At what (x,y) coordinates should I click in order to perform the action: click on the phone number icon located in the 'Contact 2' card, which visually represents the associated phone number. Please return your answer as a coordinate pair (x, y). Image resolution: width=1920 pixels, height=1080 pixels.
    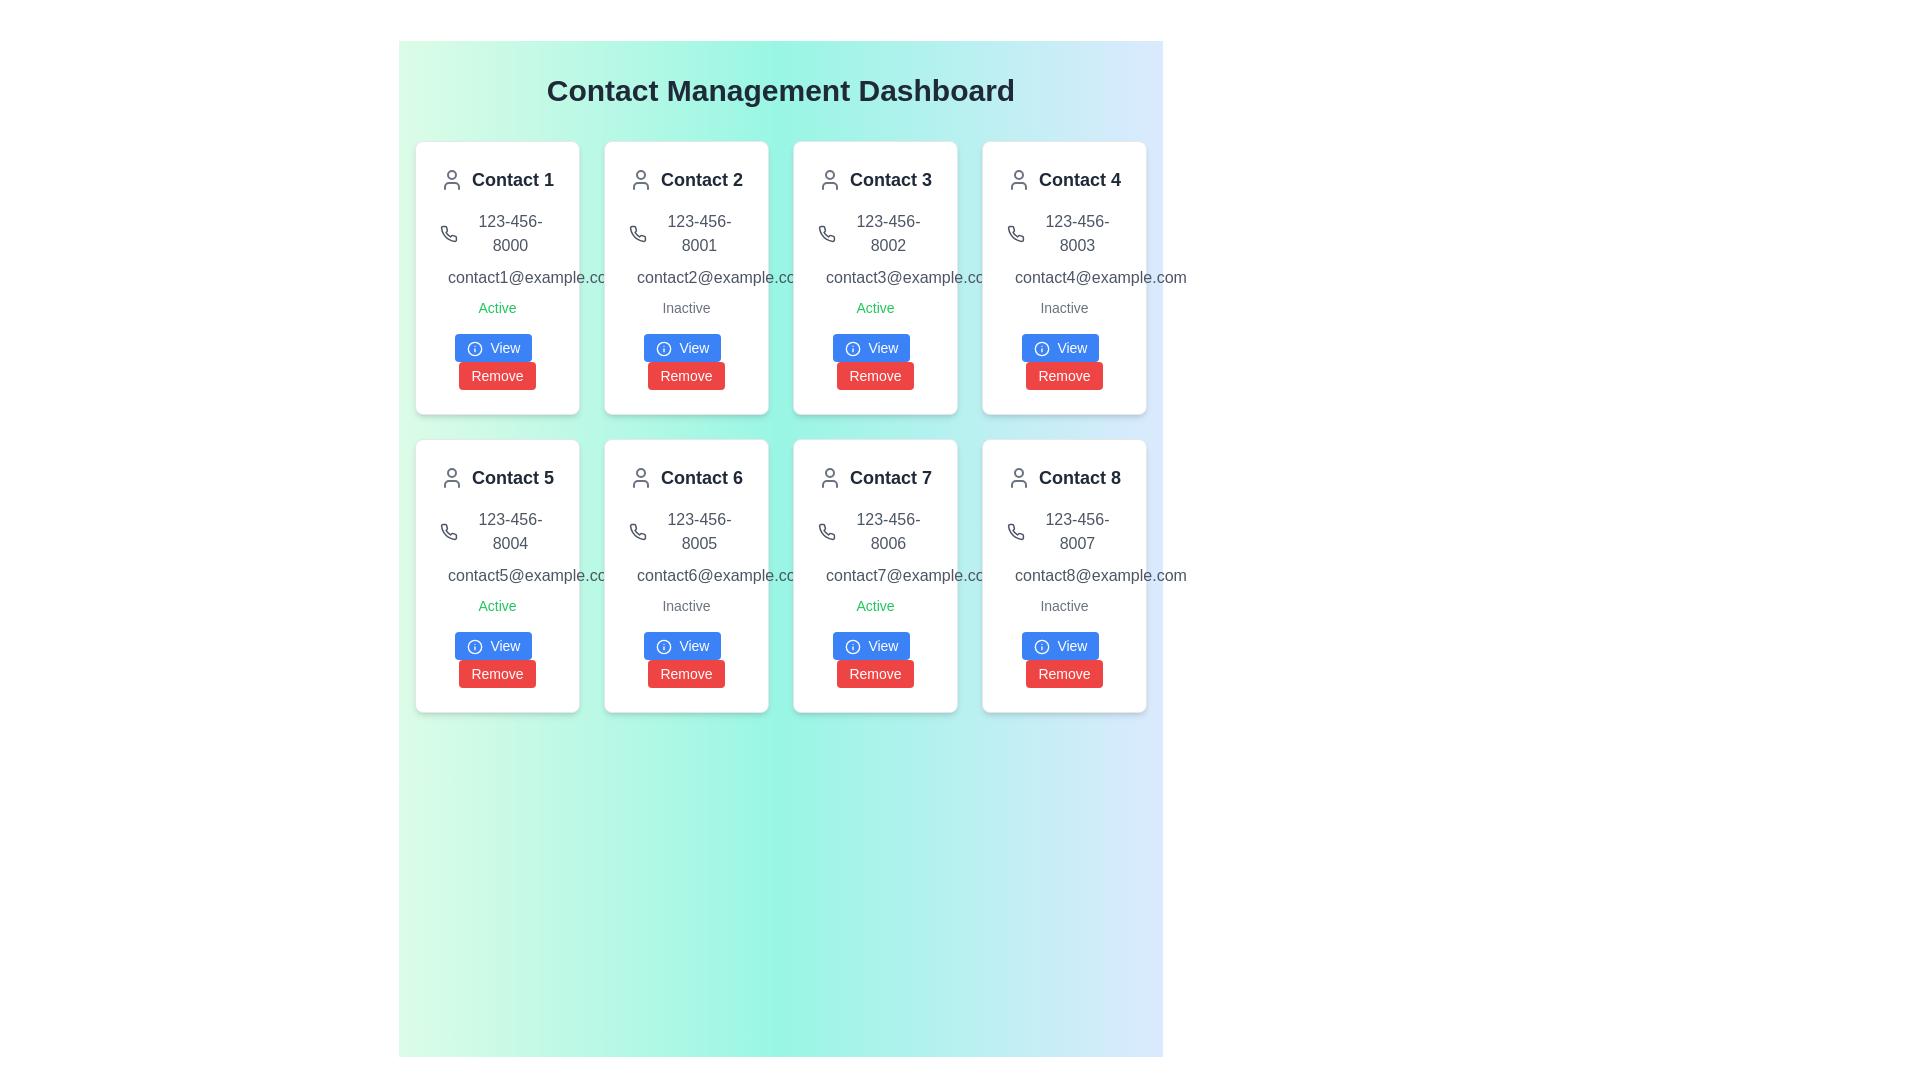
    Looking at the image, I should click on (637, 232).